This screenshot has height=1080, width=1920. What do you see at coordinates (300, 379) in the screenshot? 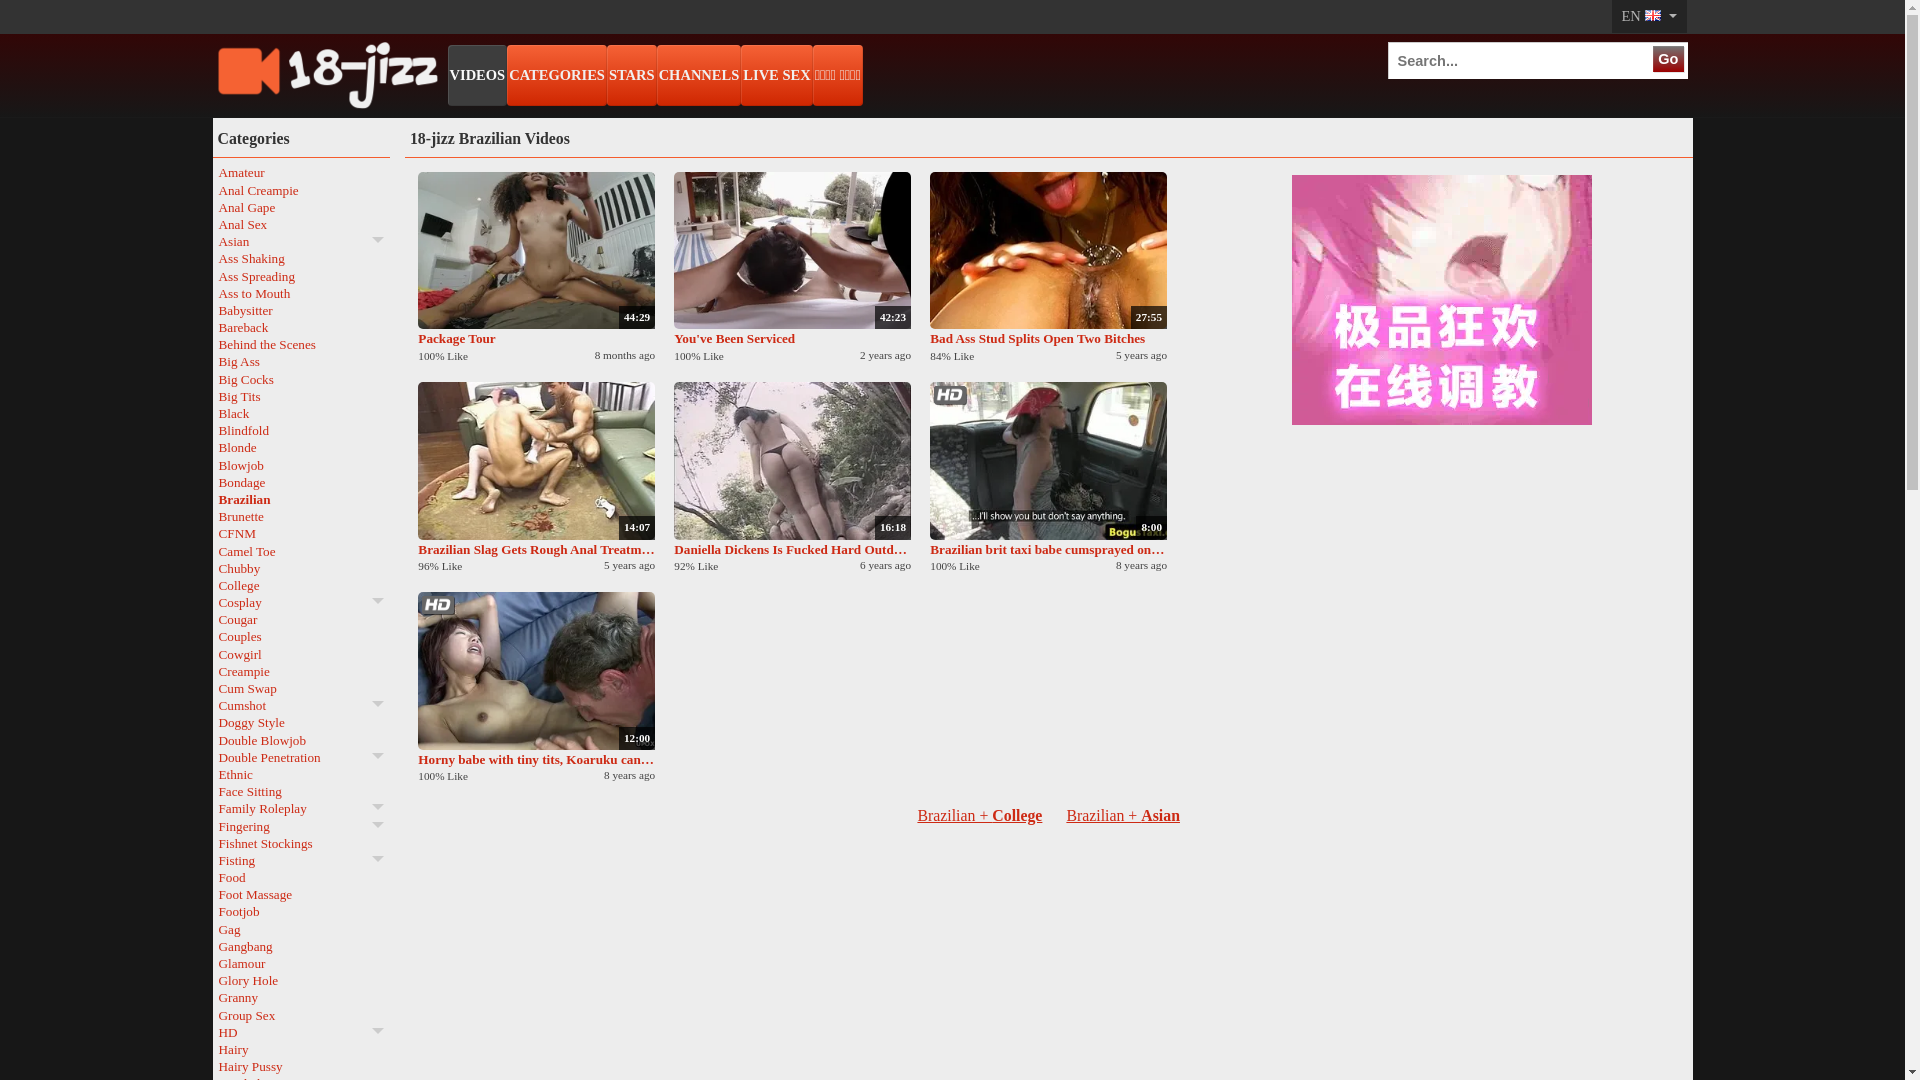
I see `'Big Cocks'` at bounding box center [300, 379].